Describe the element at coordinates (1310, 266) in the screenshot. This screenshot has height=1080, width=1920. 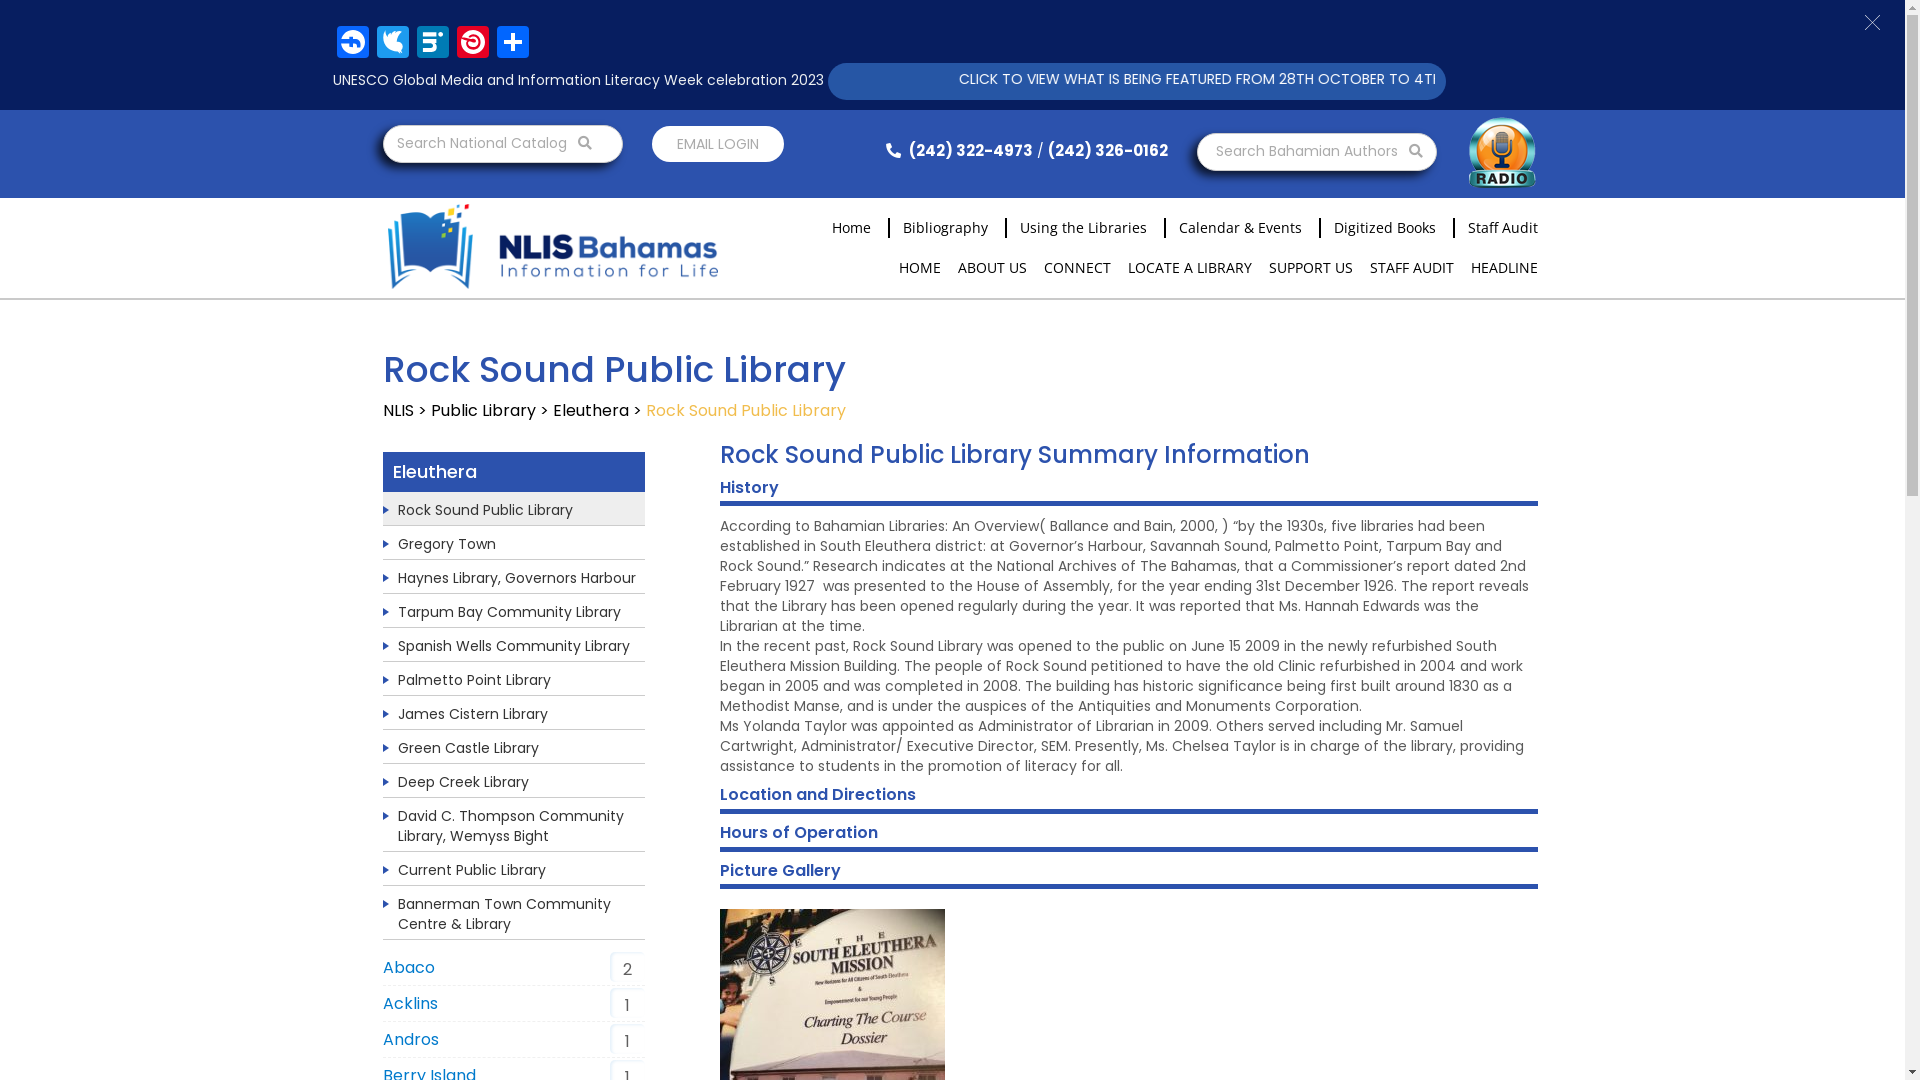
I see `'SUPPORT US'` at that location.